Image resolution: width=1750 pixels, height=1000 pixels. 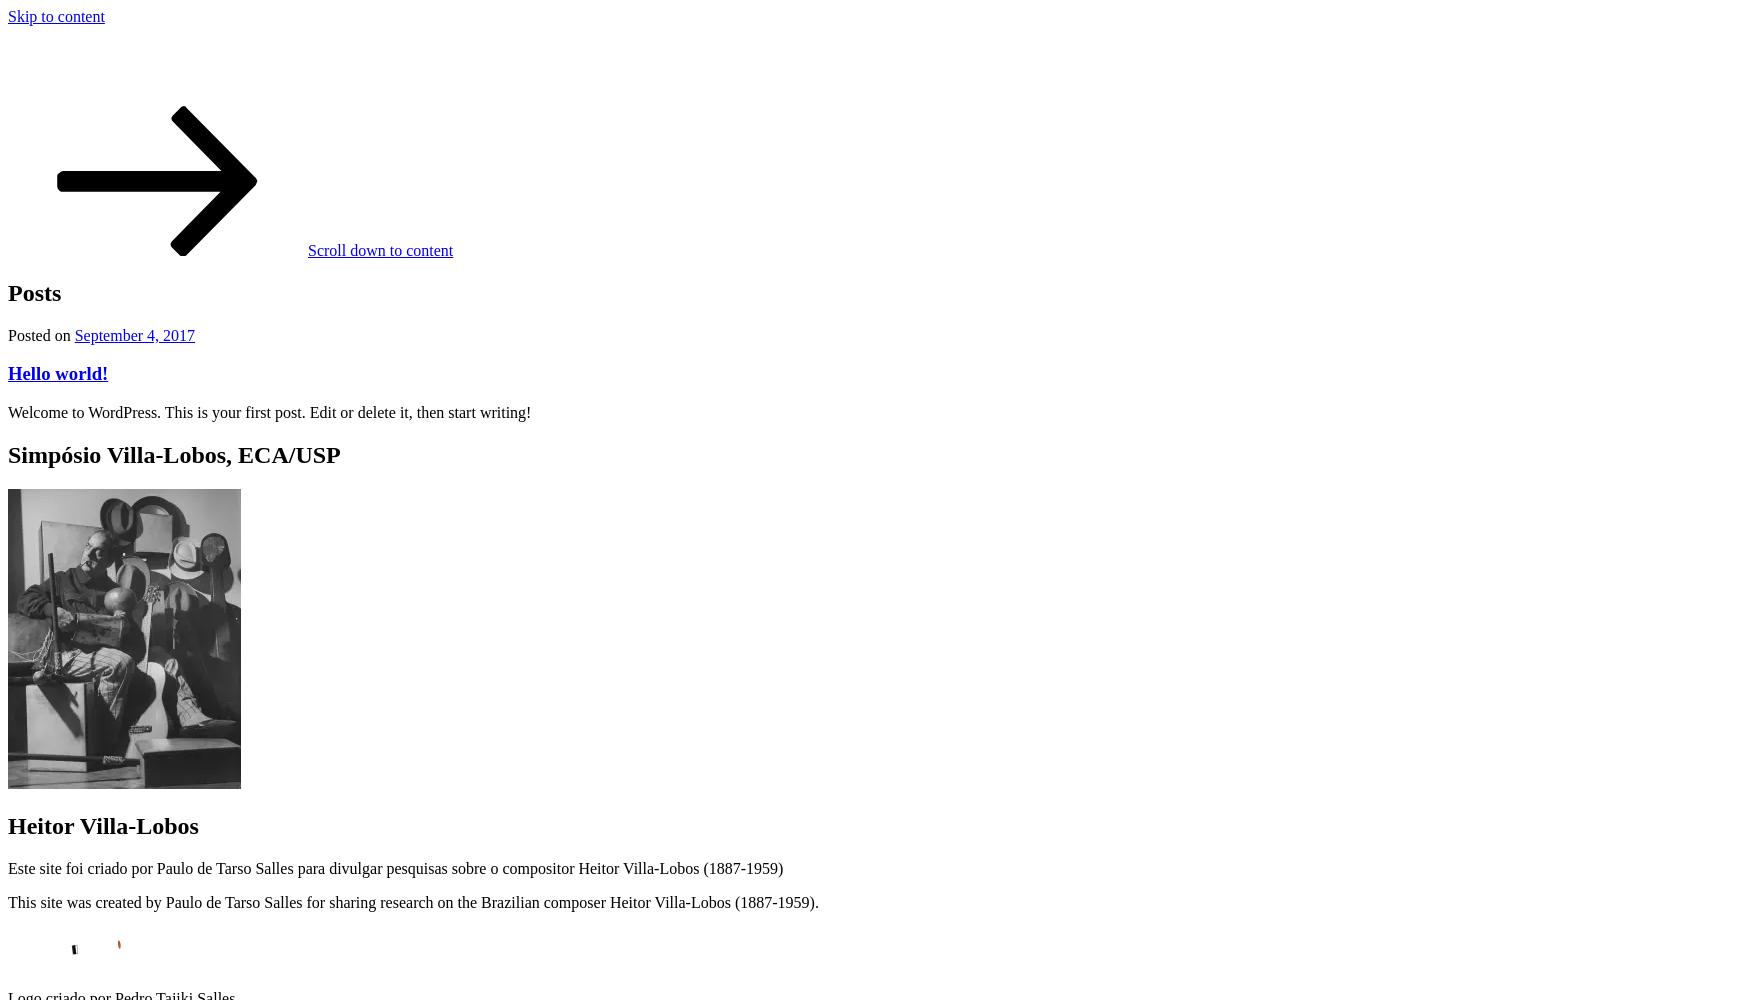 What do you see at coordinates (307, 248) in the screenshot?
I see `'Scroll down to content'` at bounding box center [307, 248].